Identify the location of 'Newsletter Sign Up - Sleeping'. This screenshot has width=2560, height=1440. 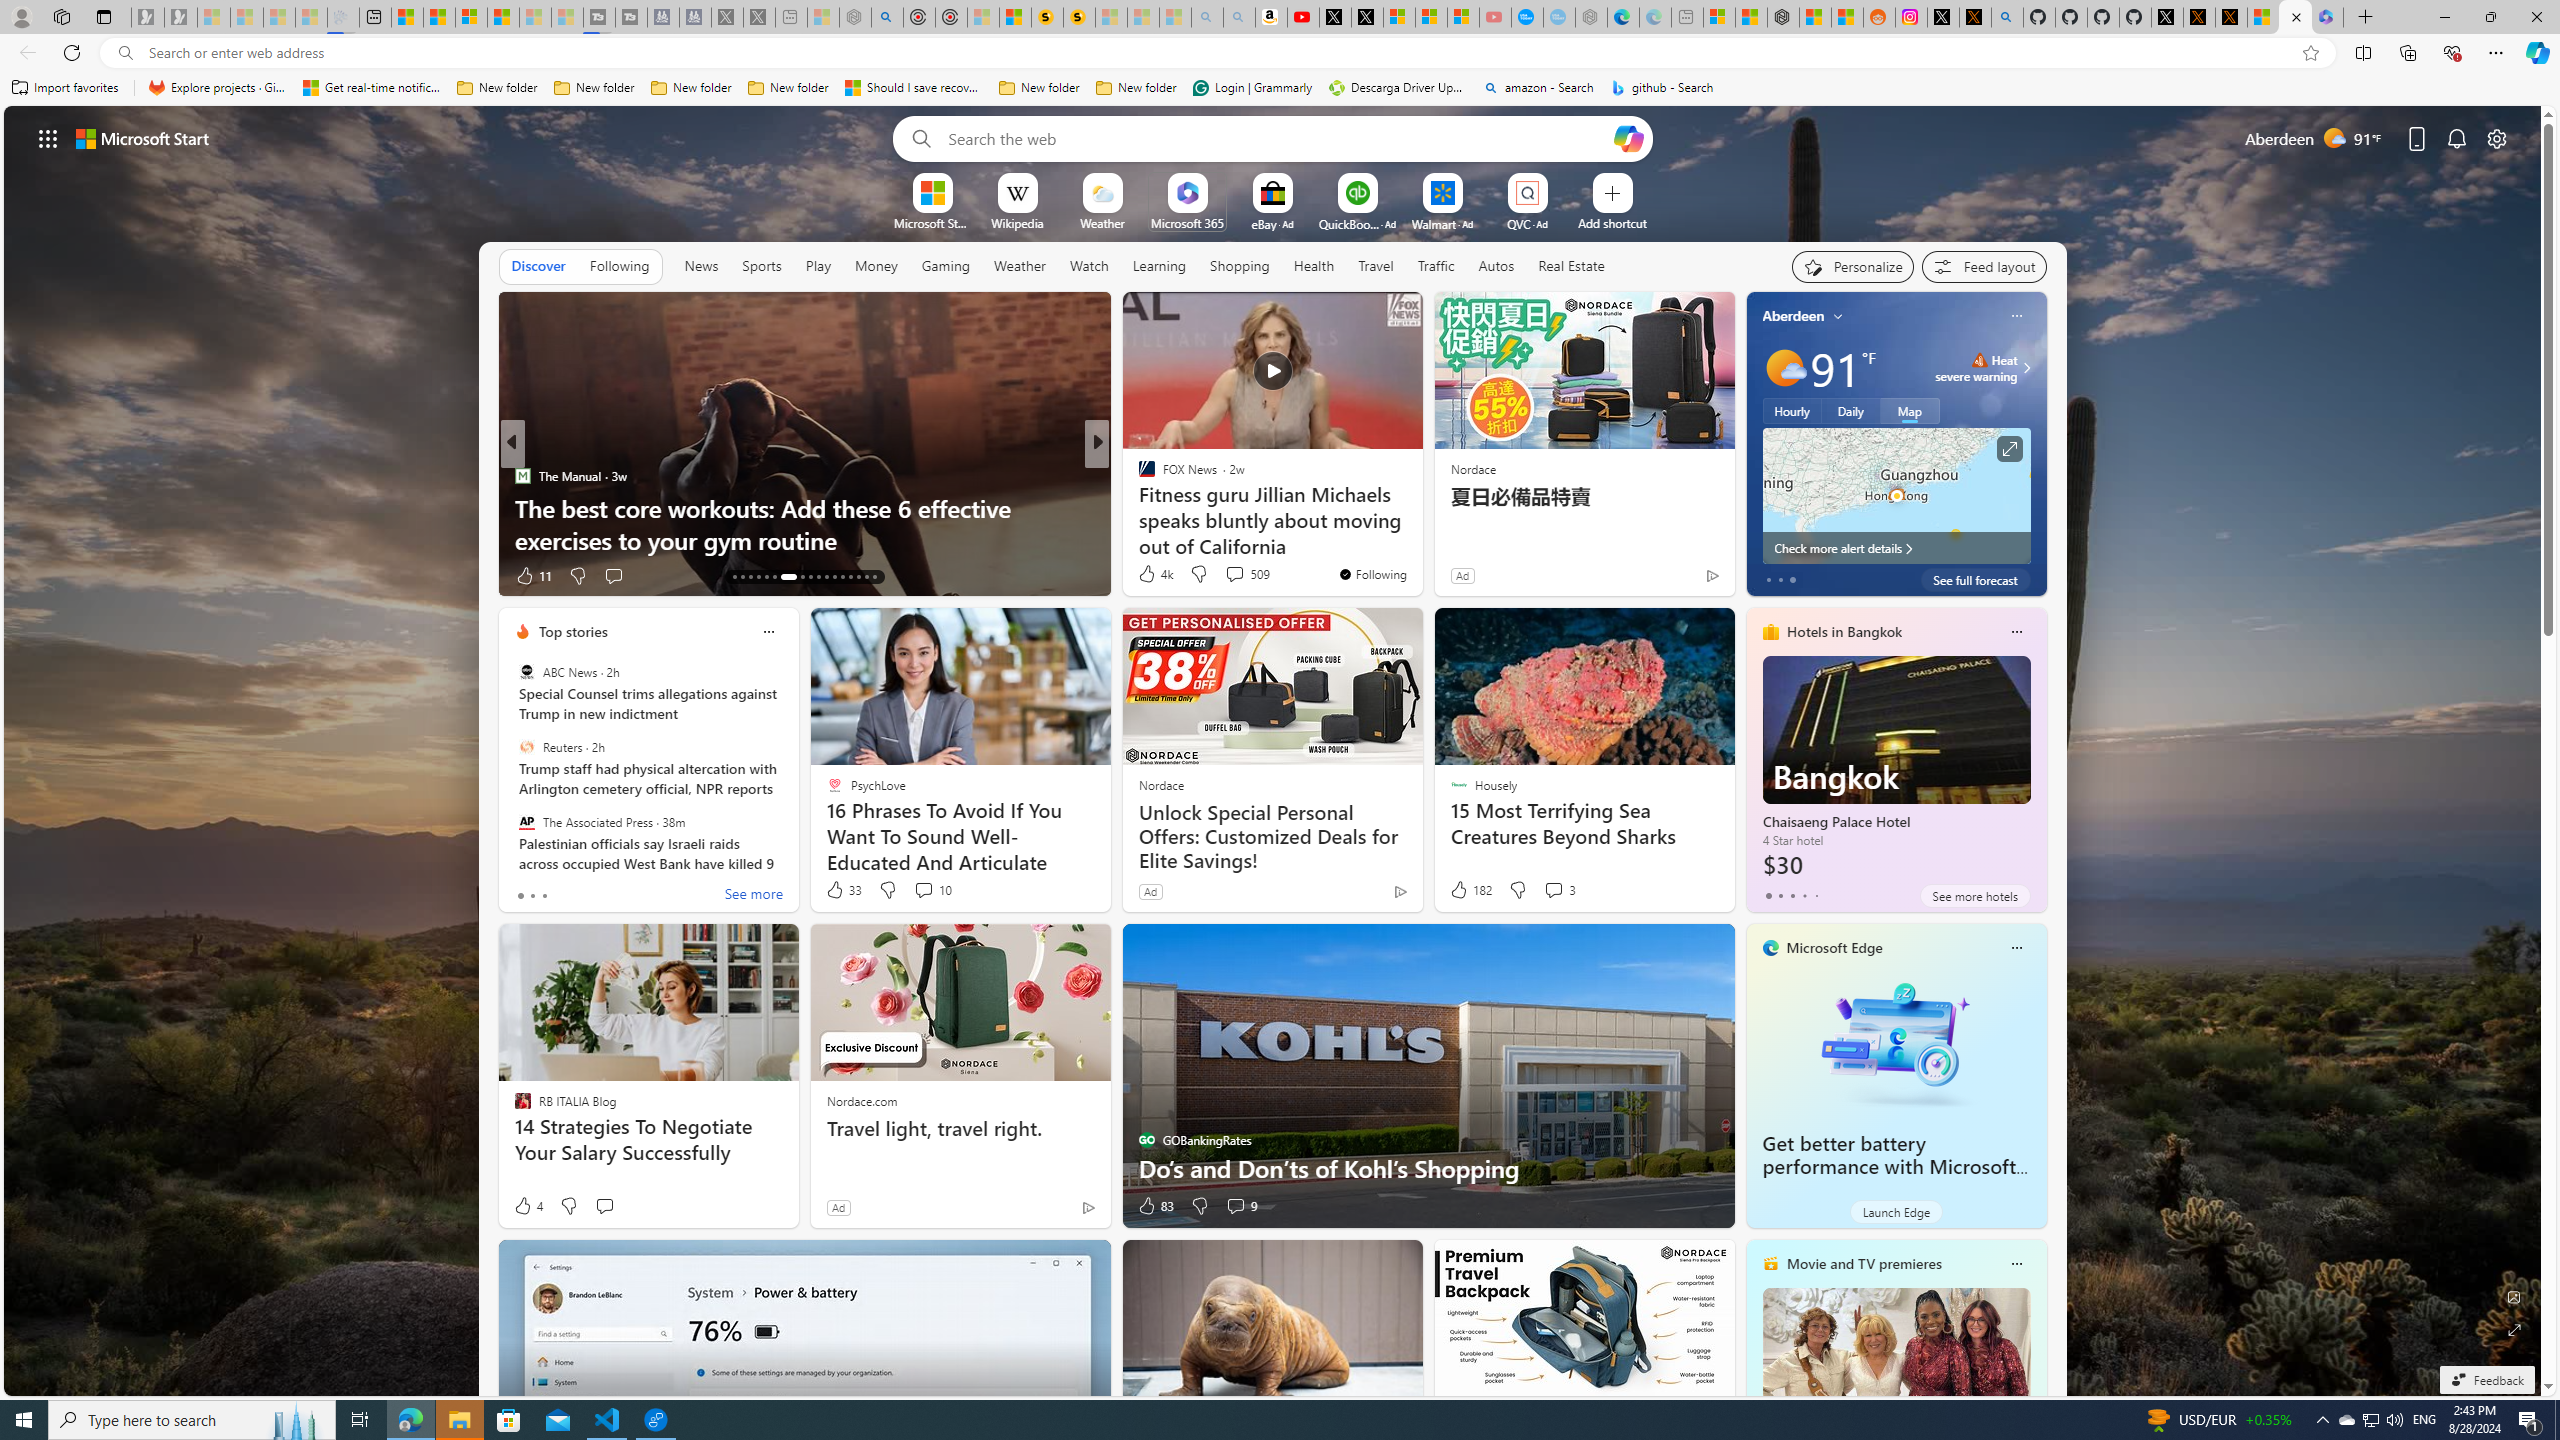
(179, 16).